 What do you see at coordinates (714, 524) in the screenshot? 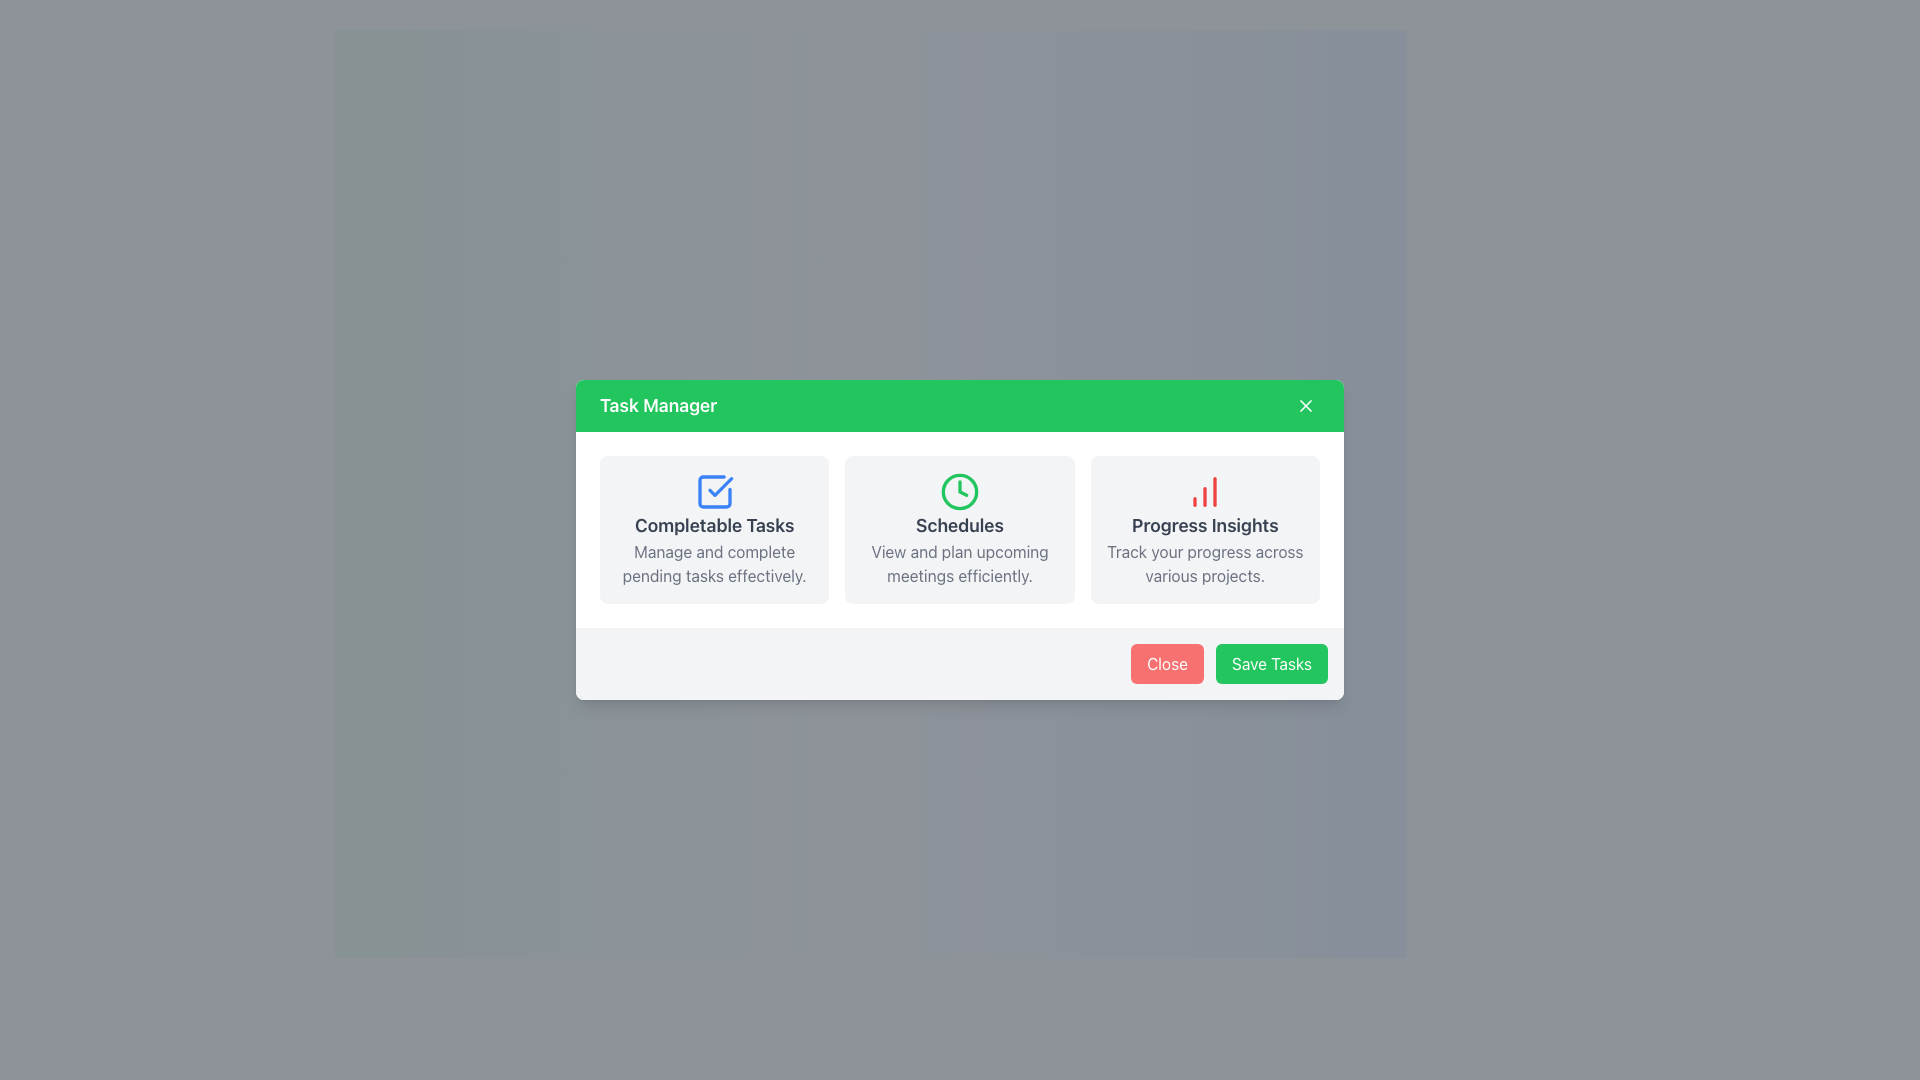
I see `text of the header label located in the 'Completable Tasks' section of the Task Manager interface, which is centrally aligned beneath a large checkmark icon` at bounding box center [714, 524].